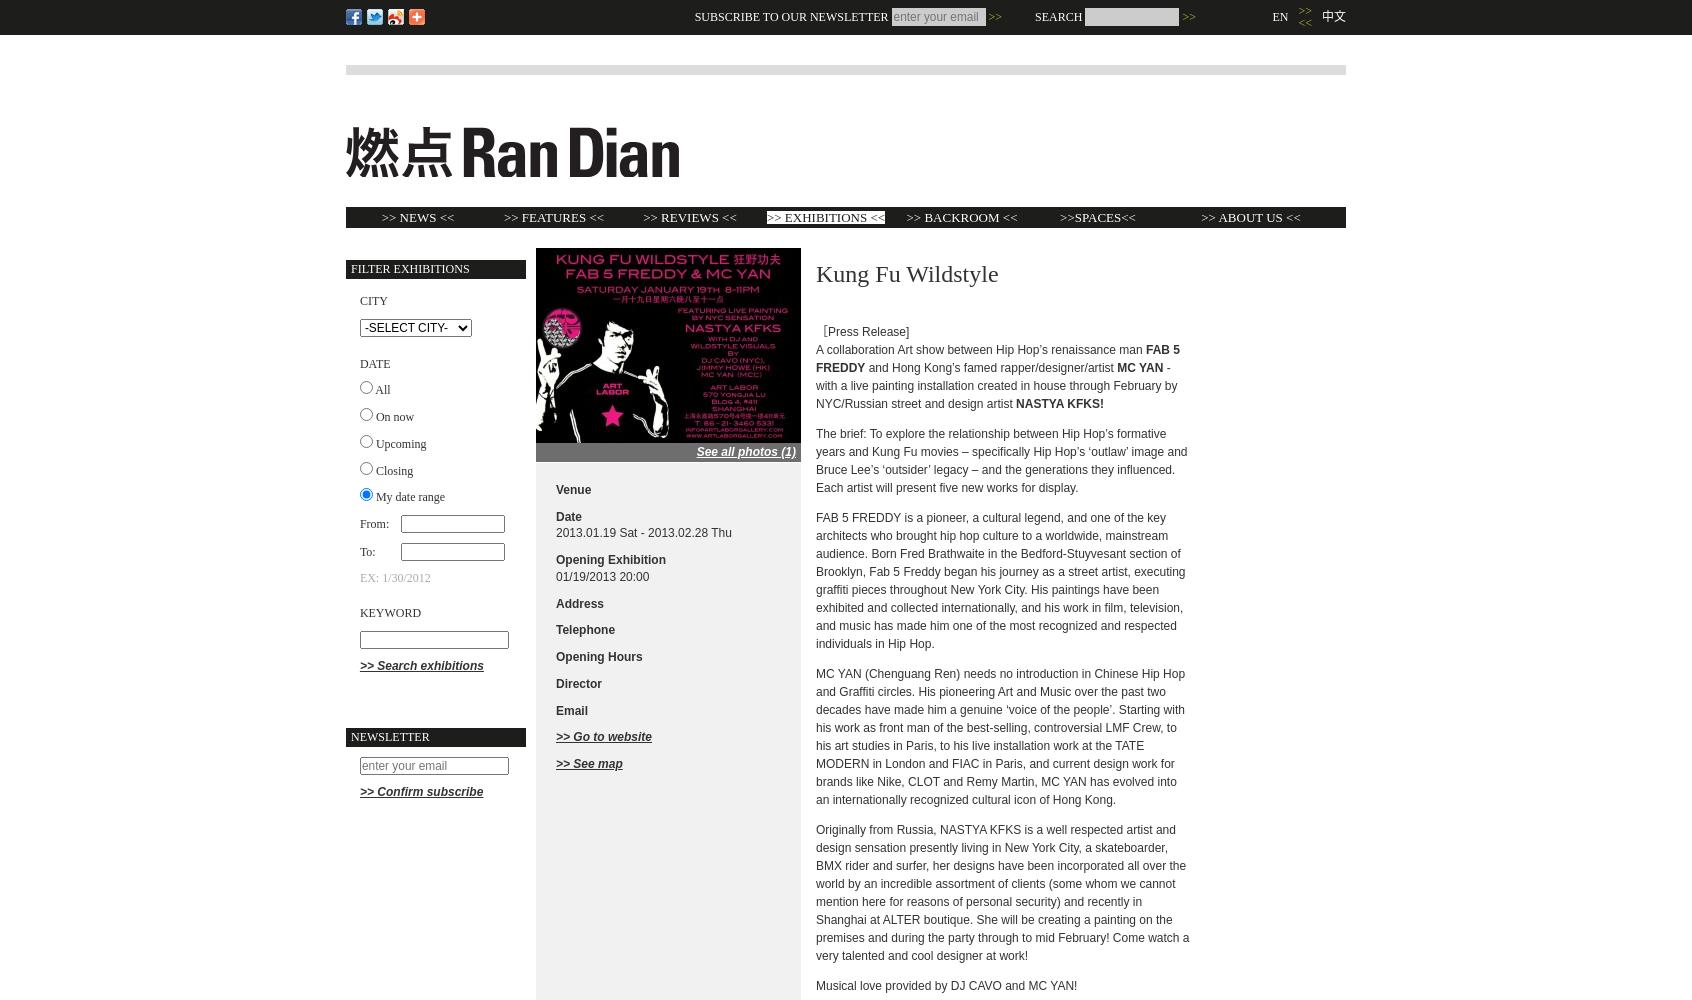 This screenshot has height=1000, width=1692. I want to click on '>> Confirm subscribe', so click(421, 792).